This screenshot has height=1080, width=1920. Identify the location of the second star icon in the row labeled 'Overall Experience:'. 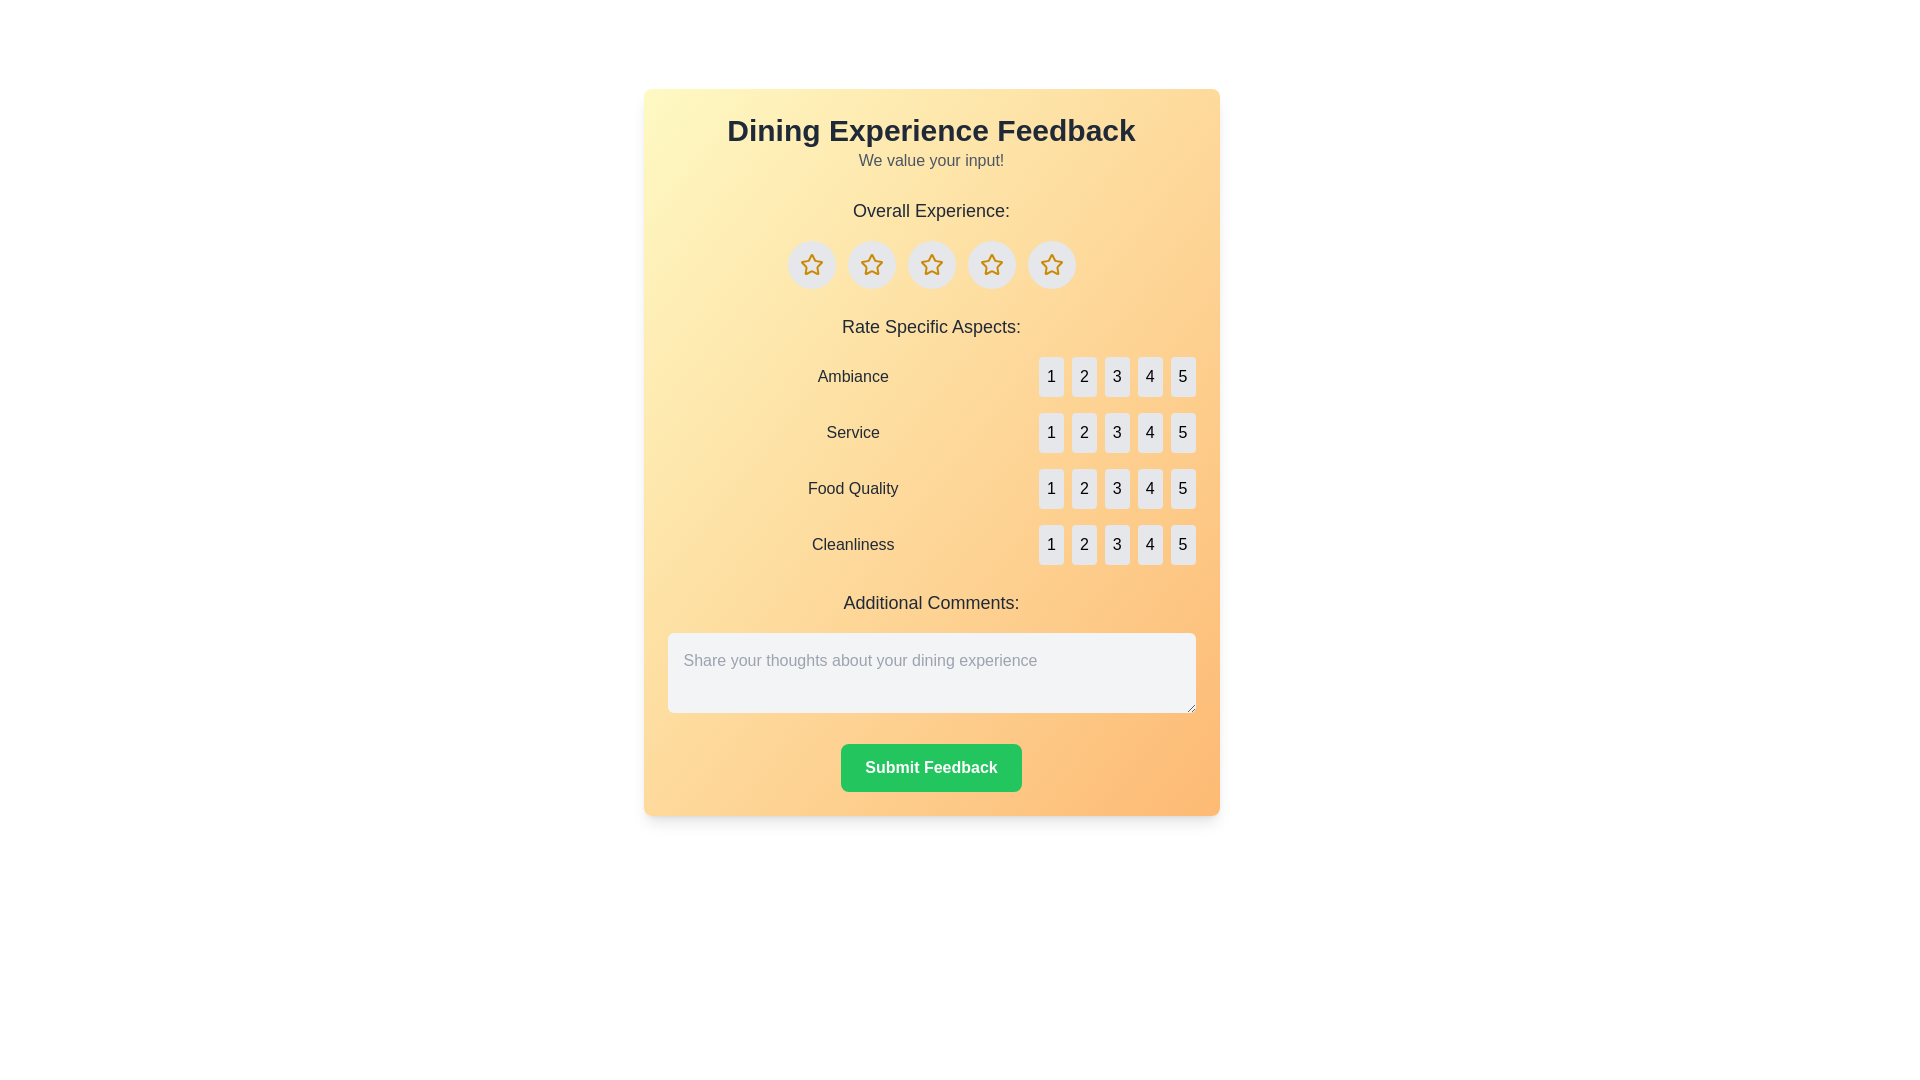
(871, 263).